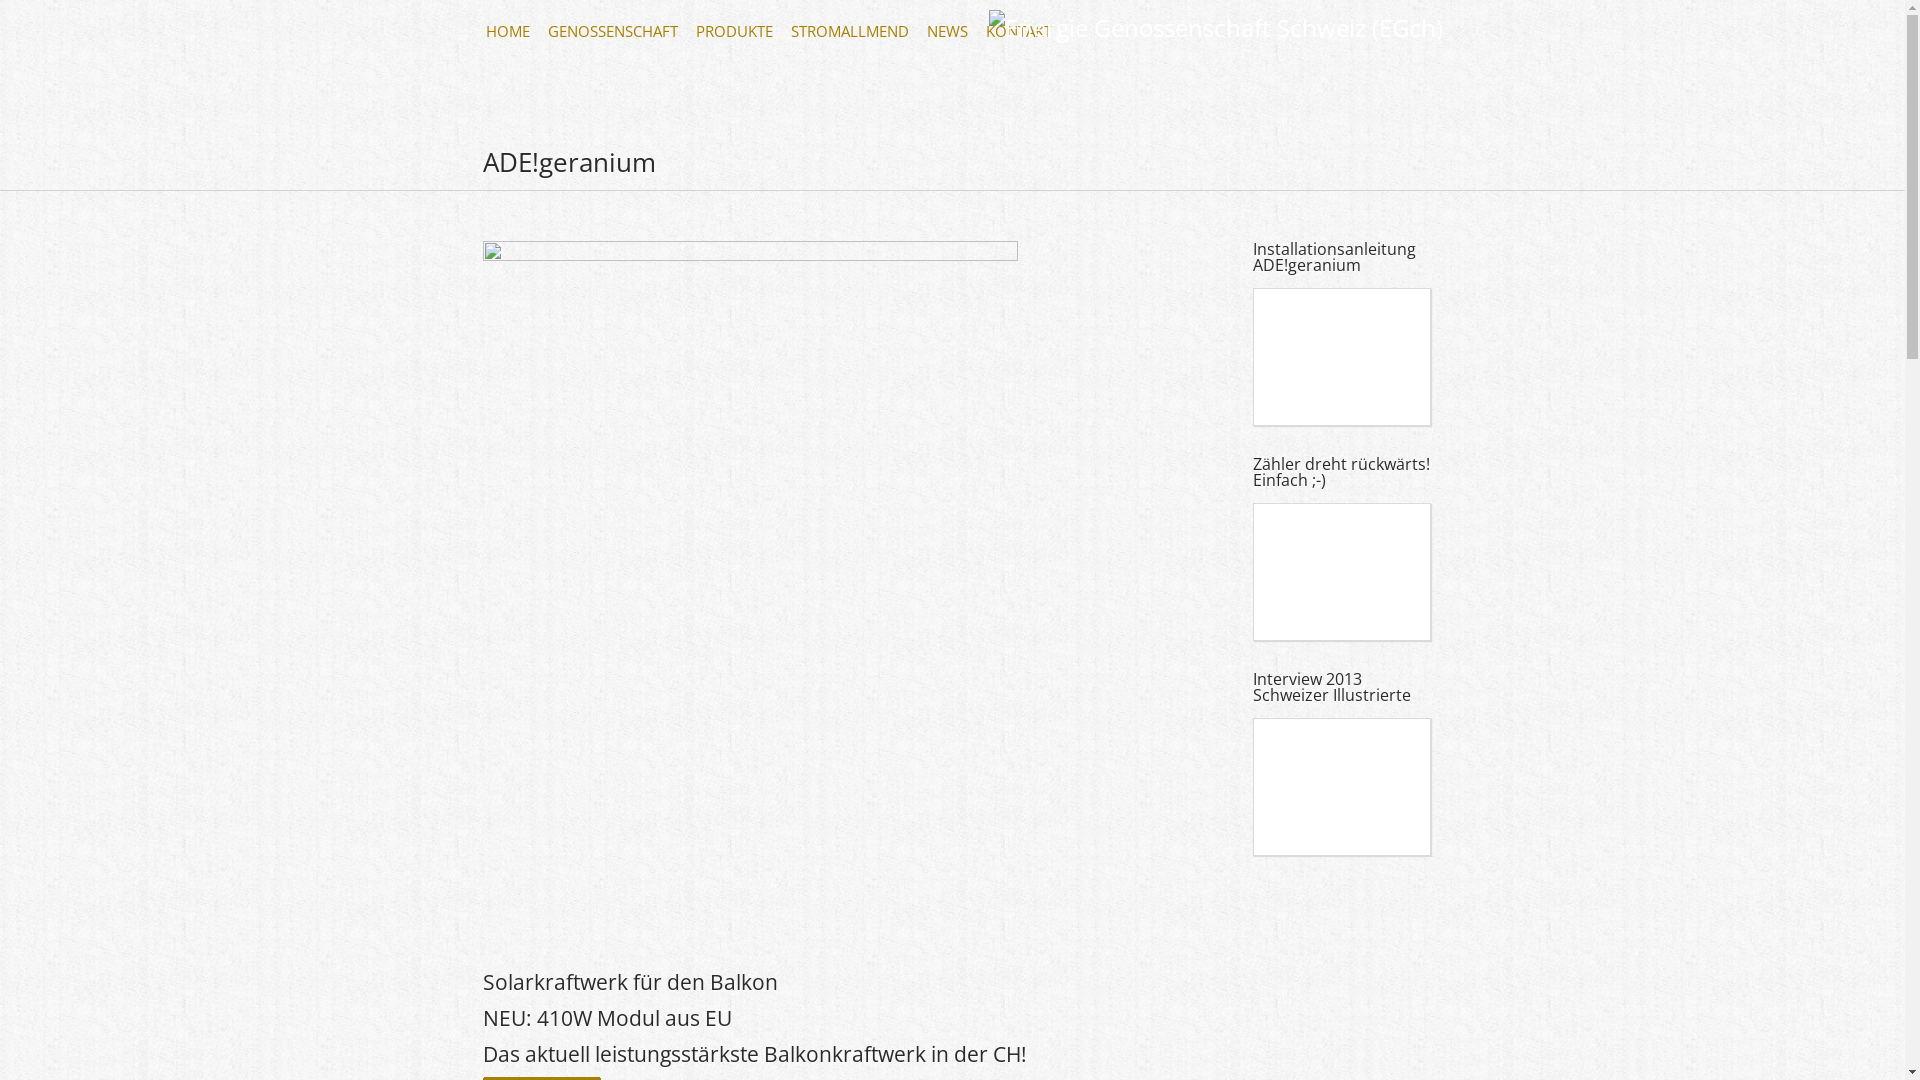  Describe the element at coordinates (1213, 27) in the screenshot. I see `'Energie Genossenschaft Schweiz (EGch)'` at that location.